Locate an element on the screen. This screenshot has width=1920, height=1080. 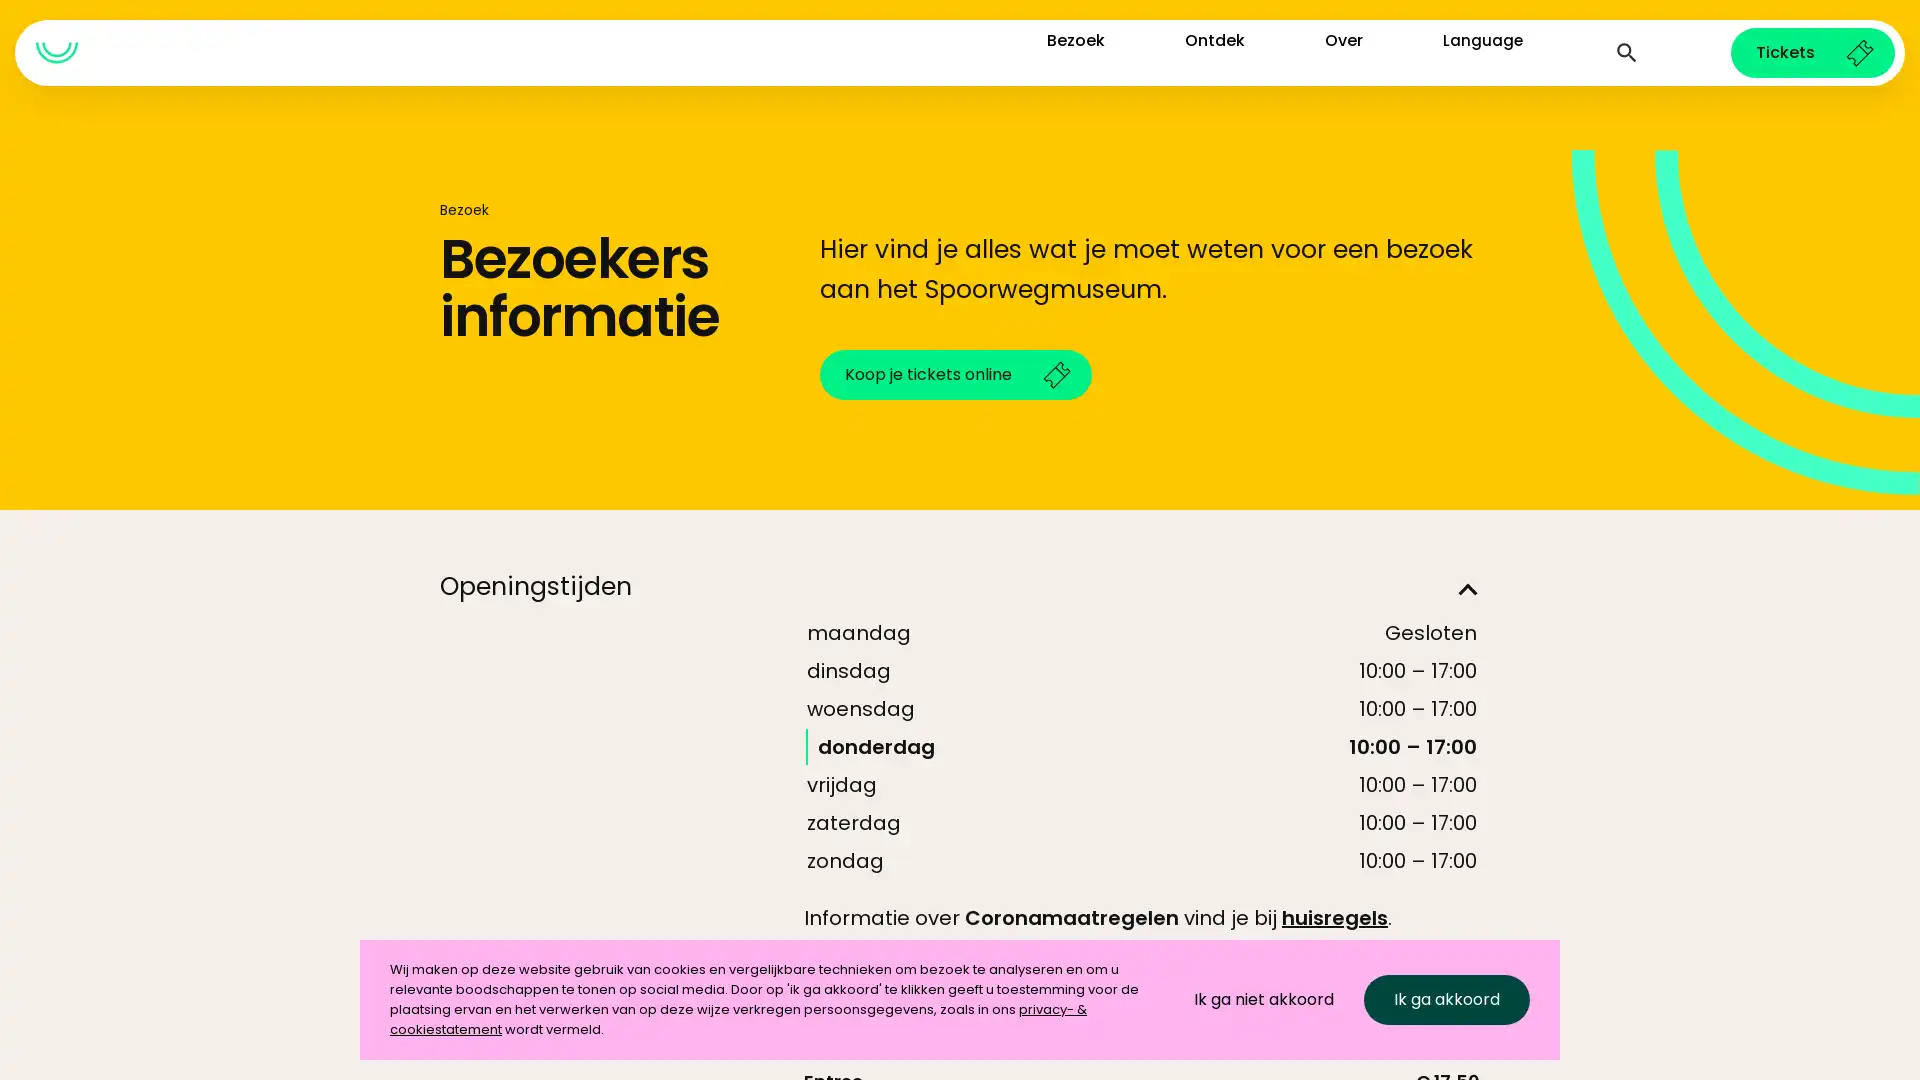
Ik ga akkoord is located at coordinates (1446, 999).